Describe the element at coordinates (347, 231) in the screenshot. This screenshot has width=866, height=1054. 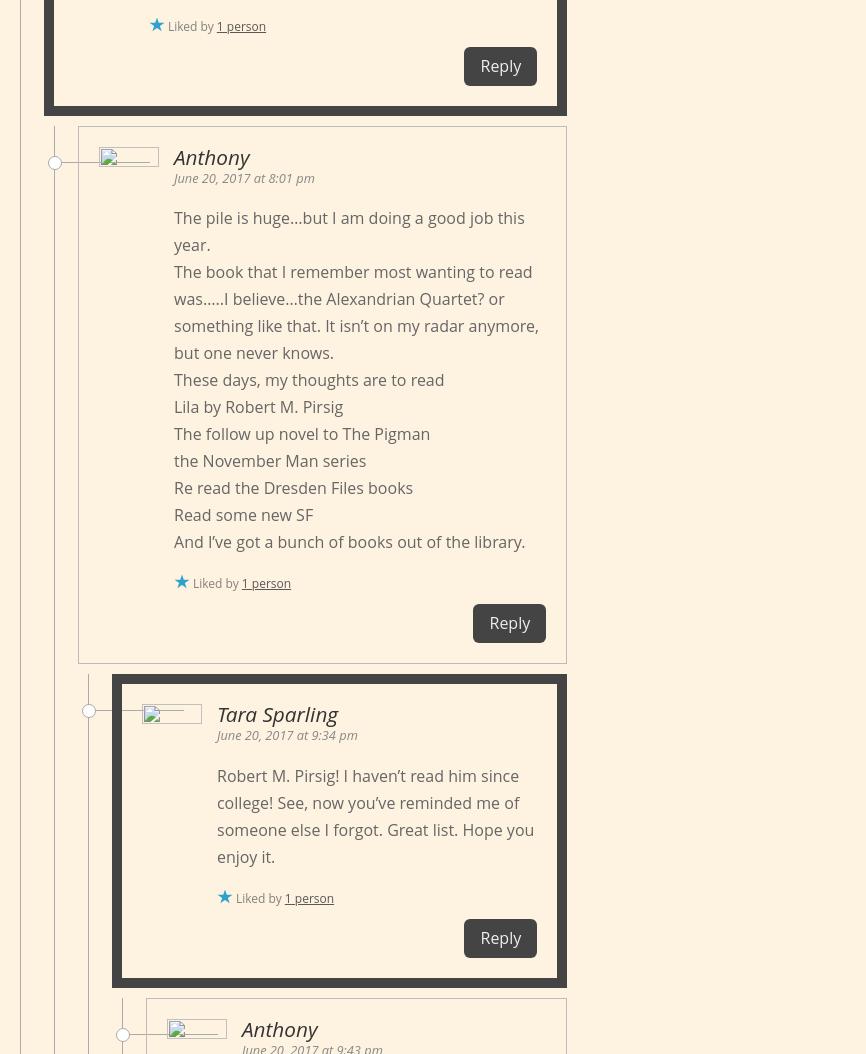
I see `'The pile is huge…but I am doing a good job this year.'` at that location.